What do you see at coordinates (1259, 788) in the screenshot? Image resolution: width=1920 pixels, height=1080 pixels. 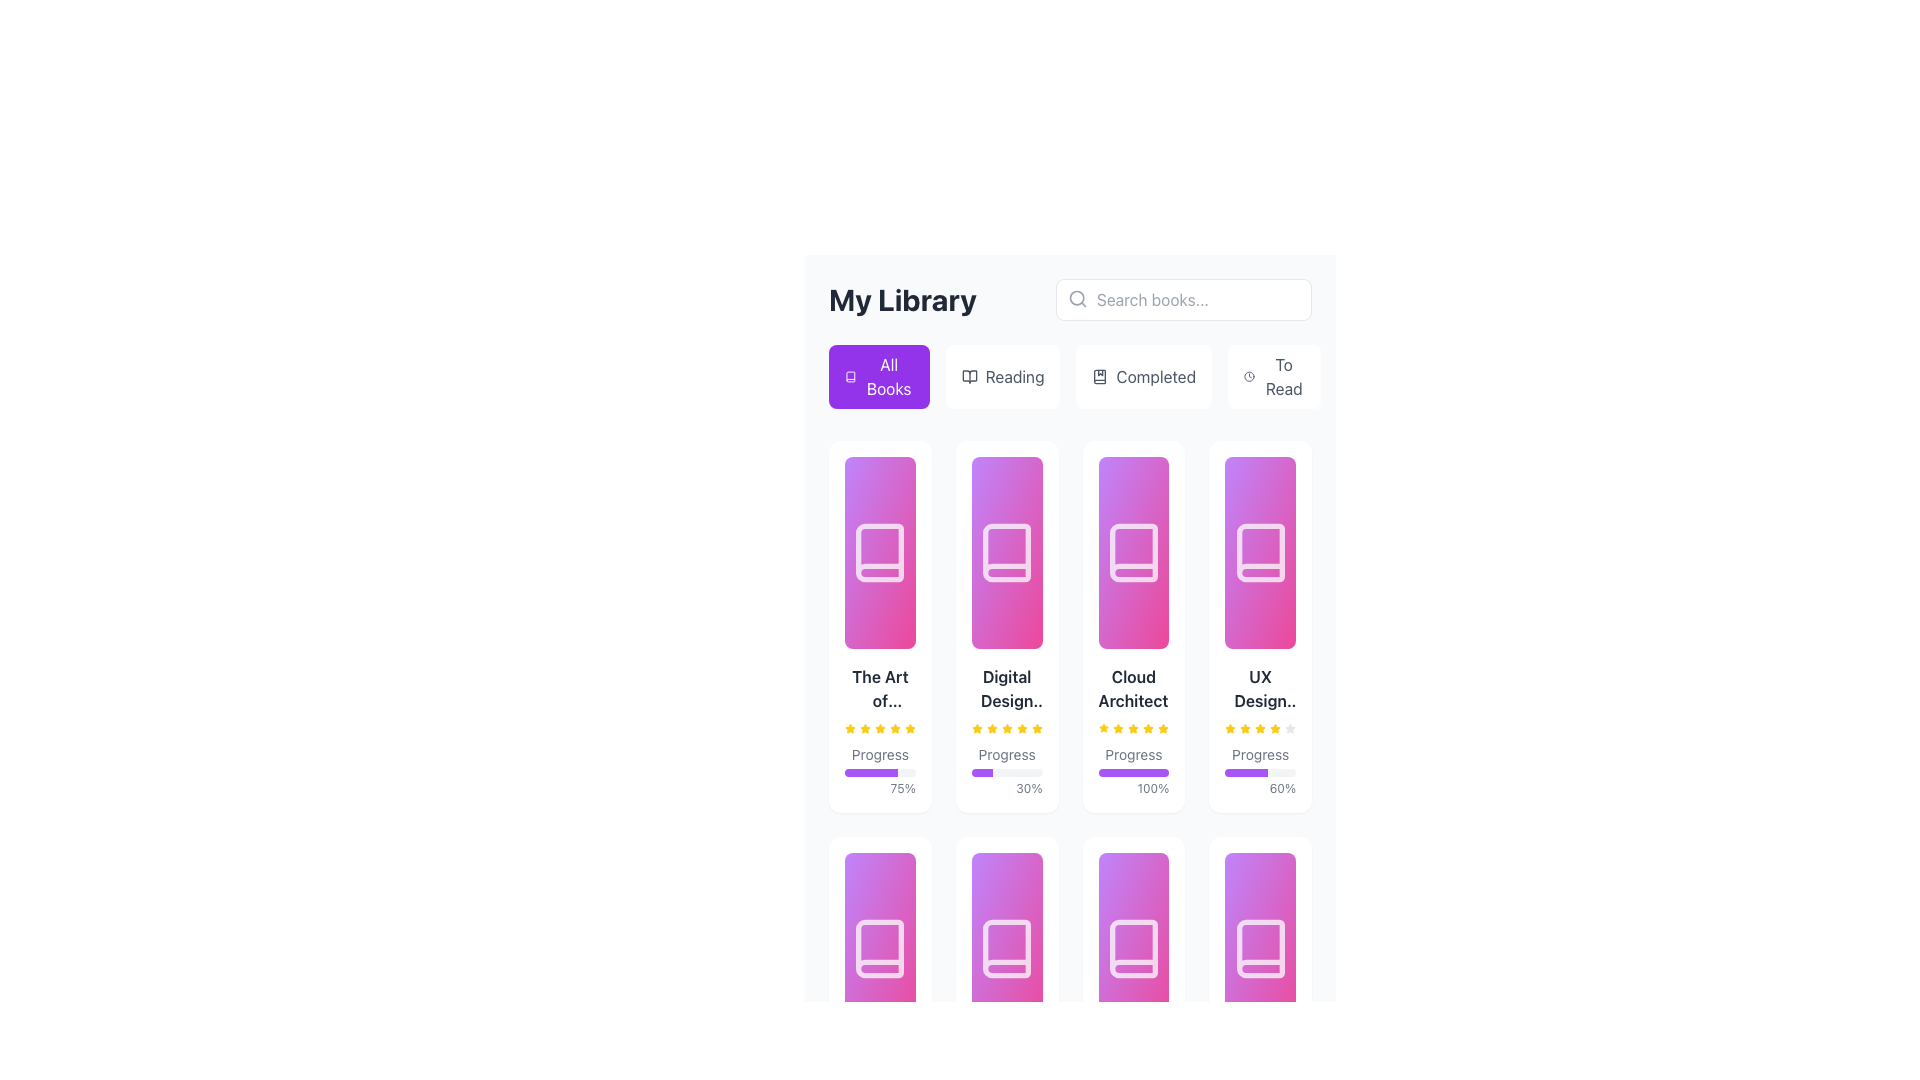 I see `the Text Label that displays the progress percentage, located at the bottom of the fourth card in the top row of the interface` at bounding box center [1259, 788].